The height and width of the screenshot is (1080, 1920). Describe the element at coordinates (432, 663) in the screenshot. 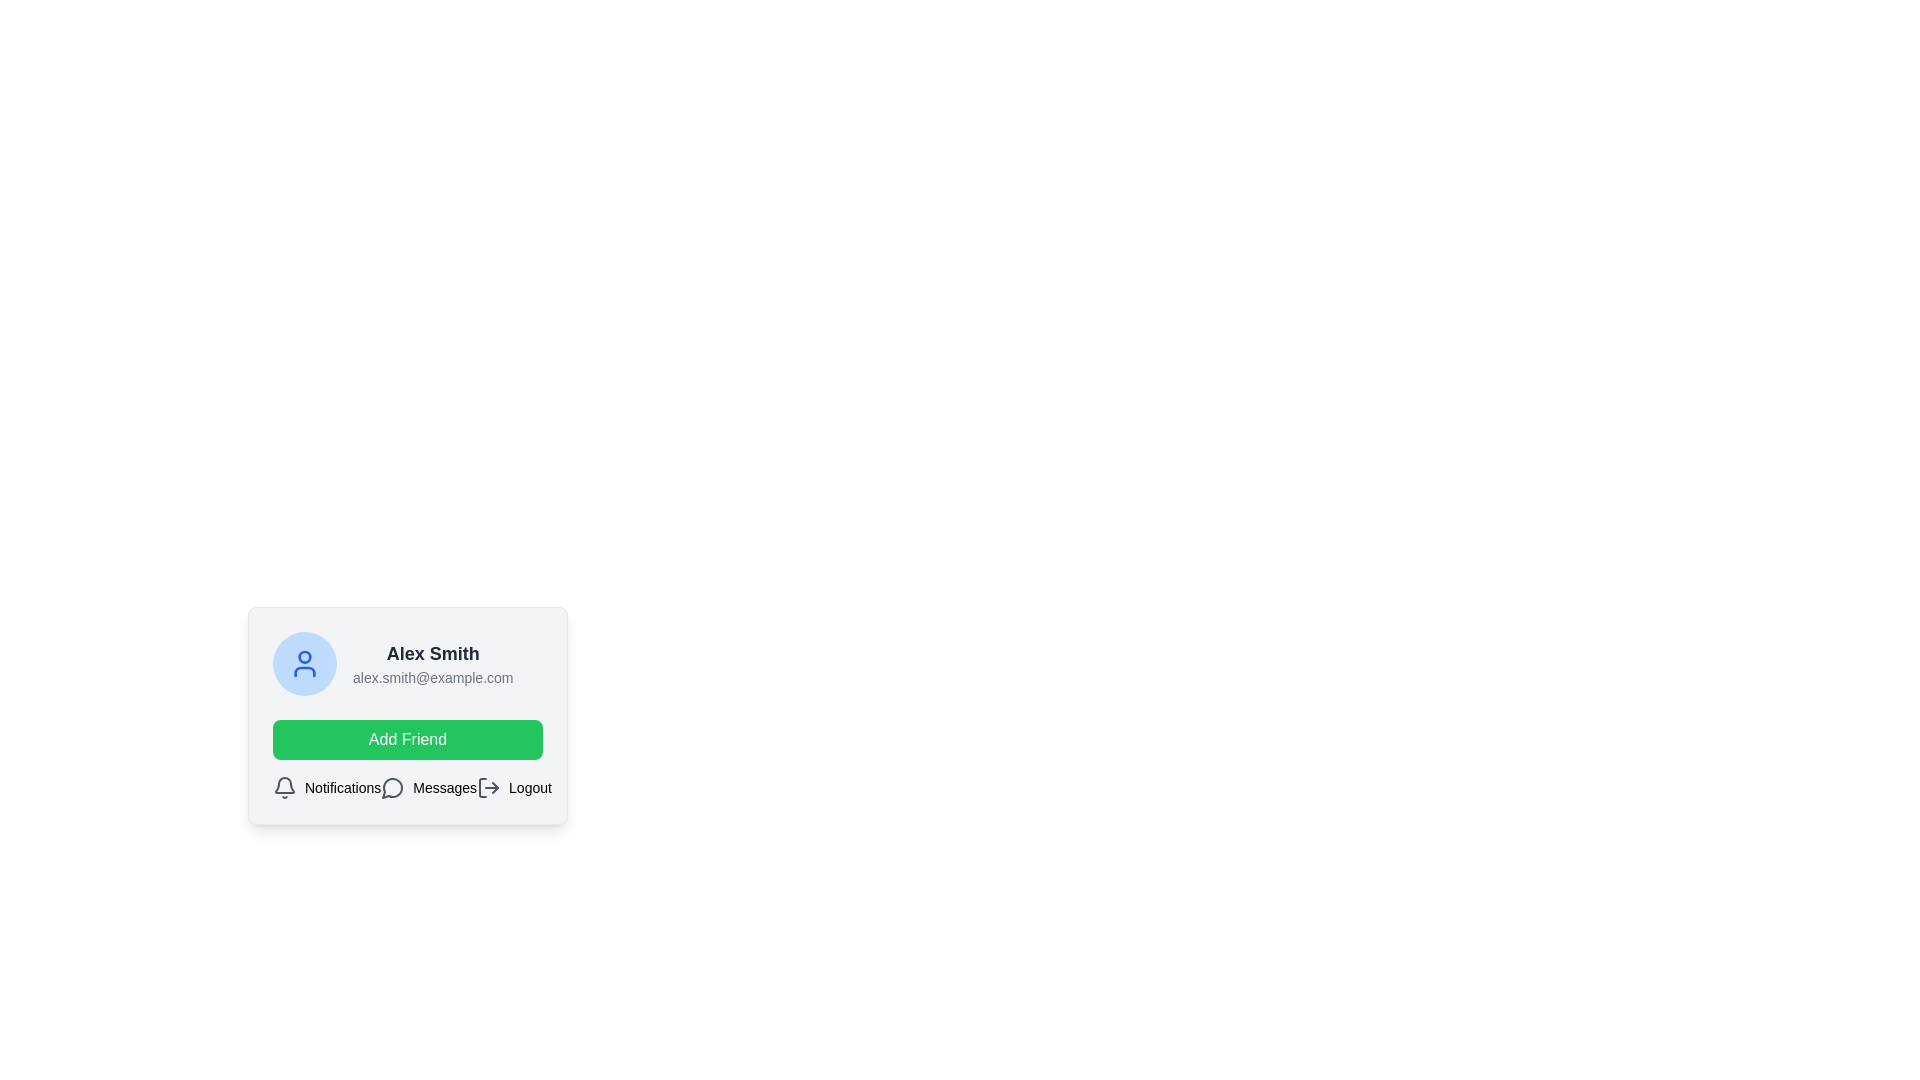

I see `the Text display block that shows the user's name and contact email, located in the top section of a small card-like interface to potentially reveal additional information` at that location.